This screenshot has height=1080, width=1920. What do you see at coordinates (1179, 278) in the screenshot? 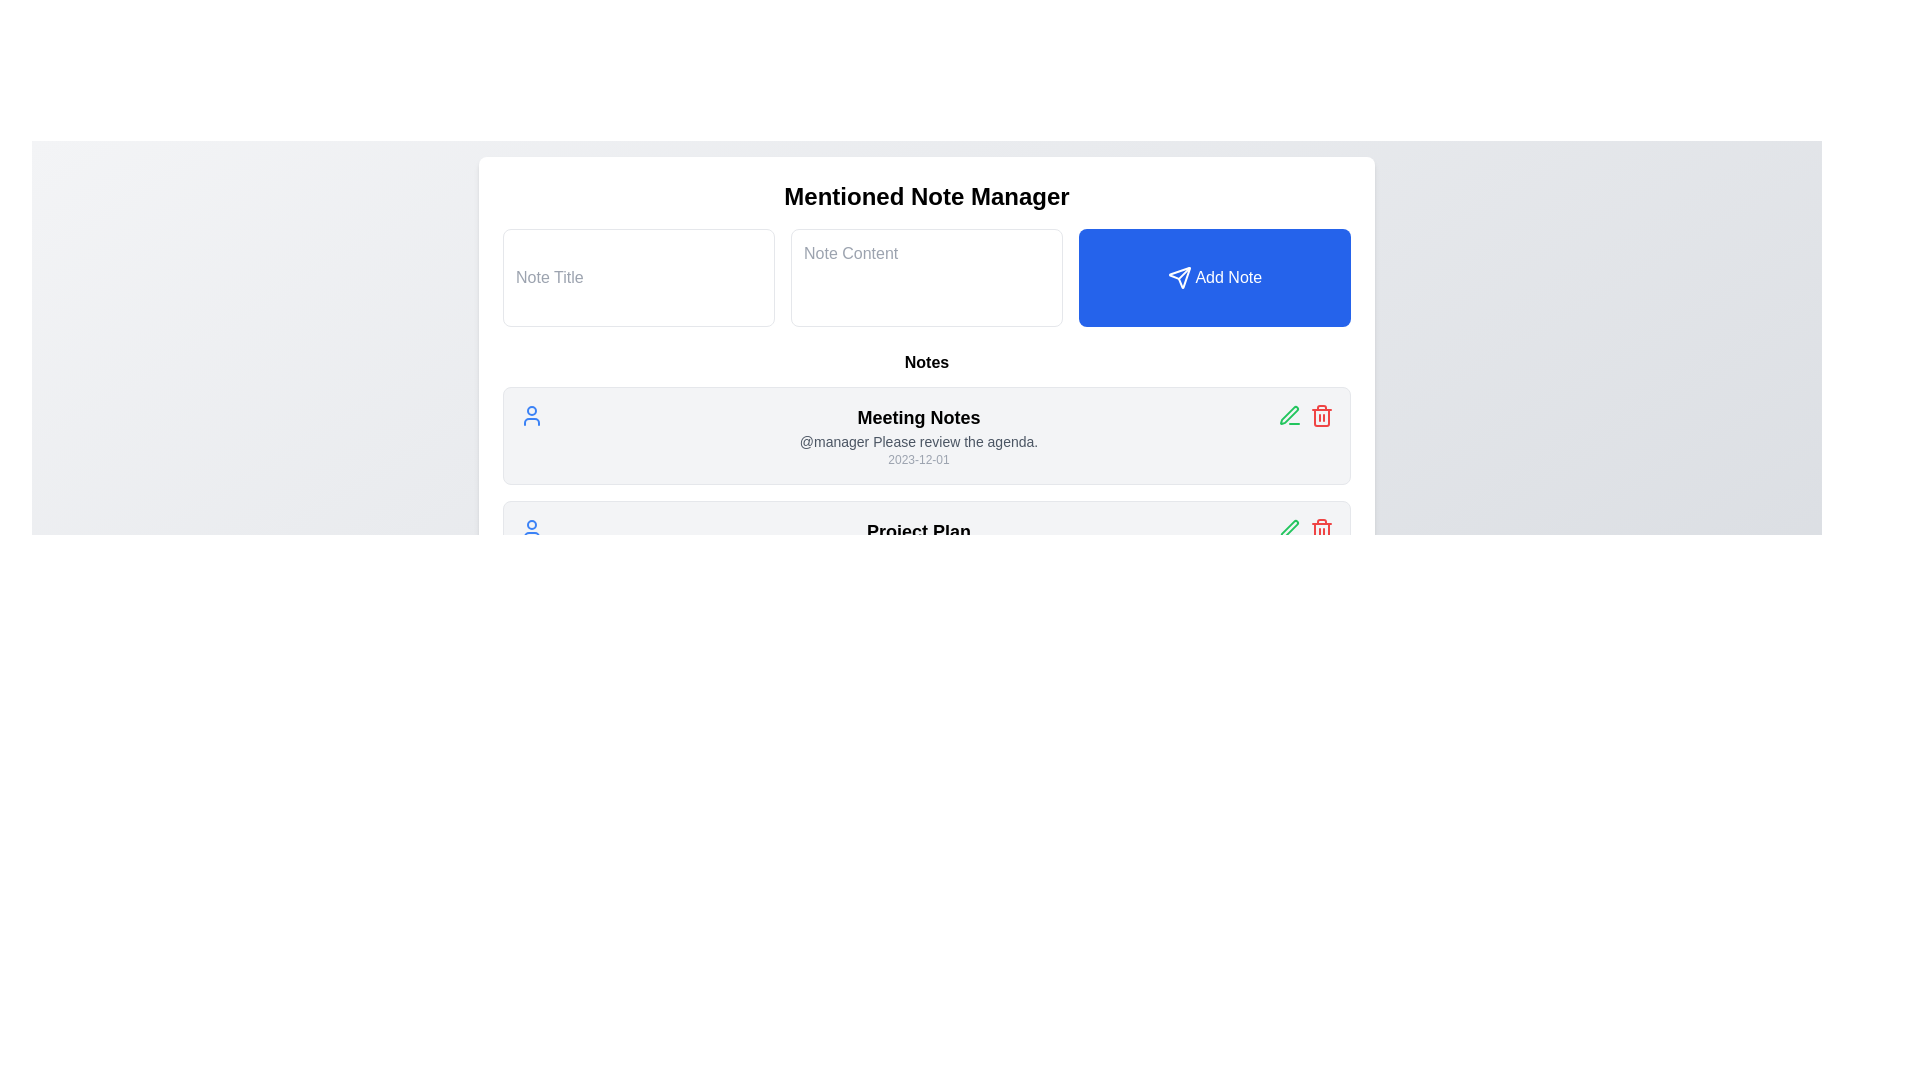
I see `the paper airplane icon located at the top-right corner of the 'Add Note' button, which has a blue background and white text` at bounding box center [1179, 278].